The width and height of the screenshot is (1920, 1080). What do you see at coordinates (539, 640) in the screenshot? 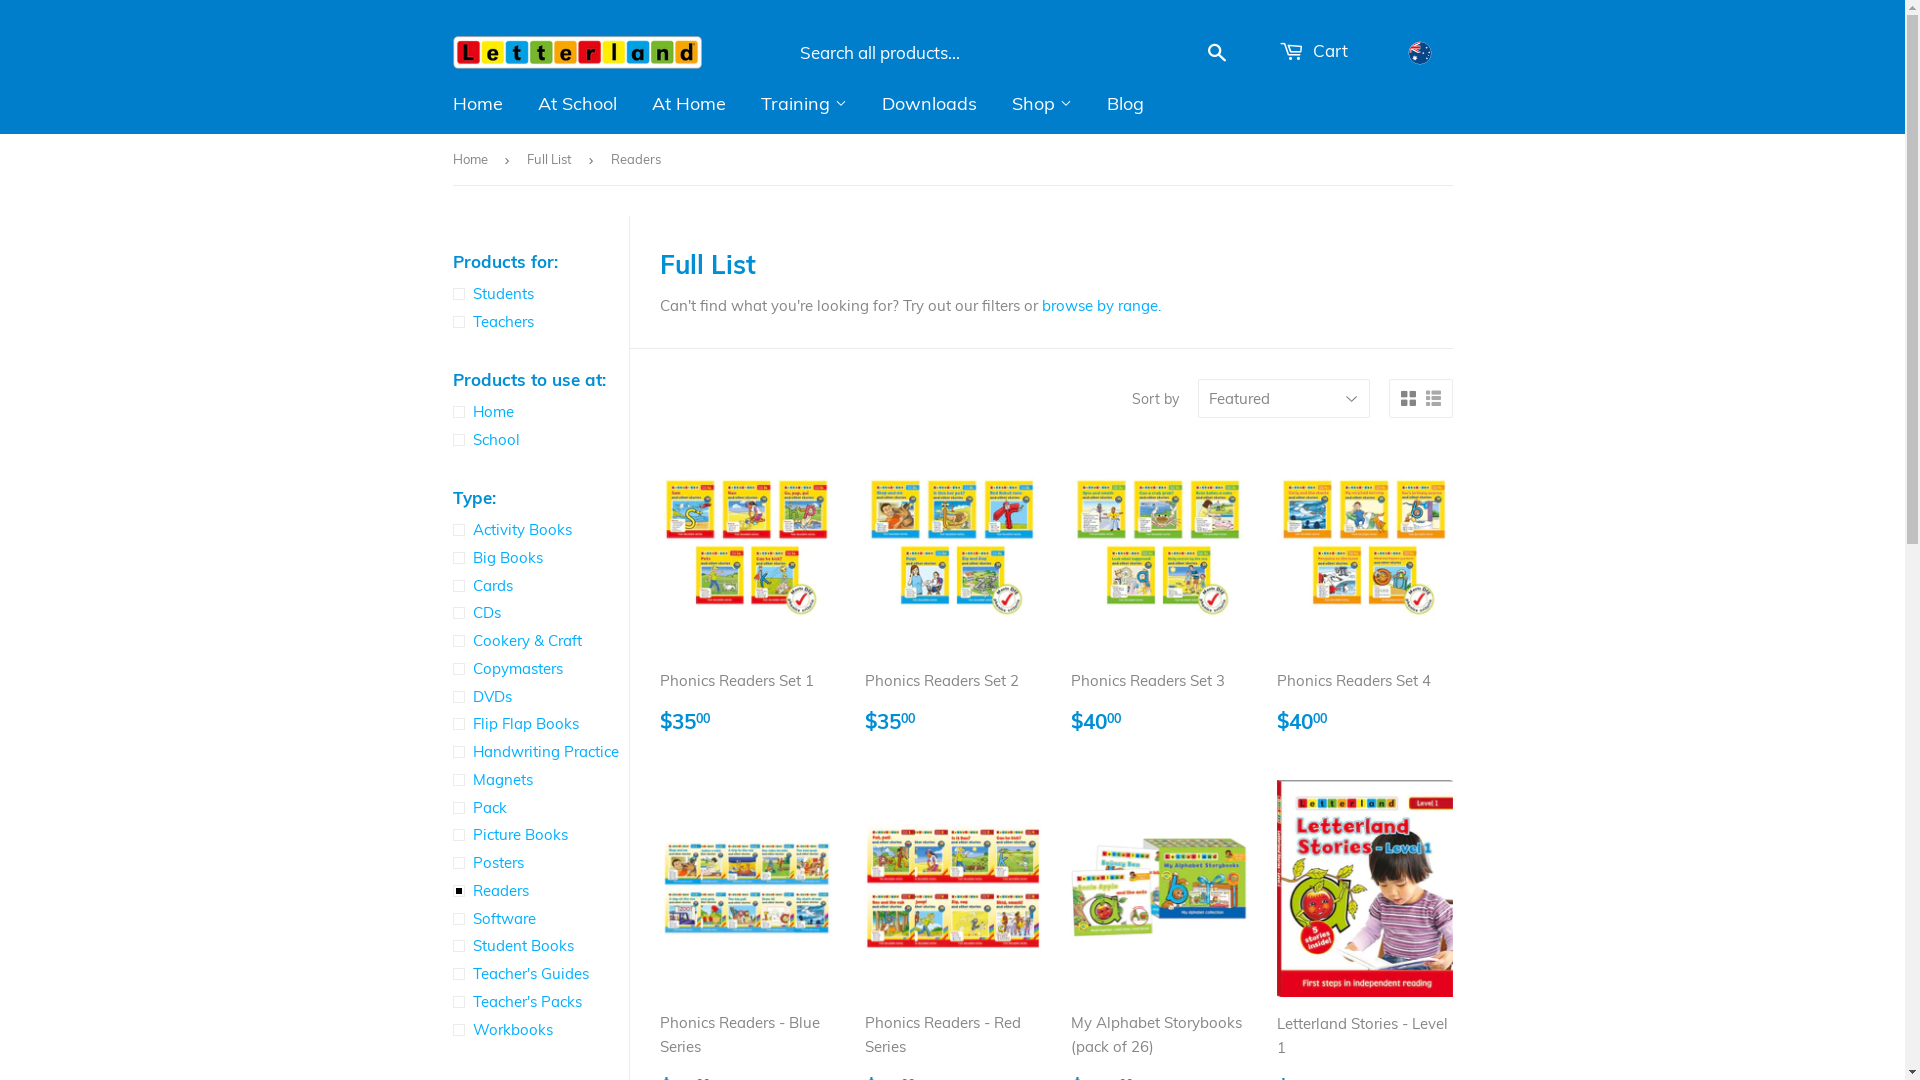
I see `'Cookery & Craft'` at bounding box center [539, 640].